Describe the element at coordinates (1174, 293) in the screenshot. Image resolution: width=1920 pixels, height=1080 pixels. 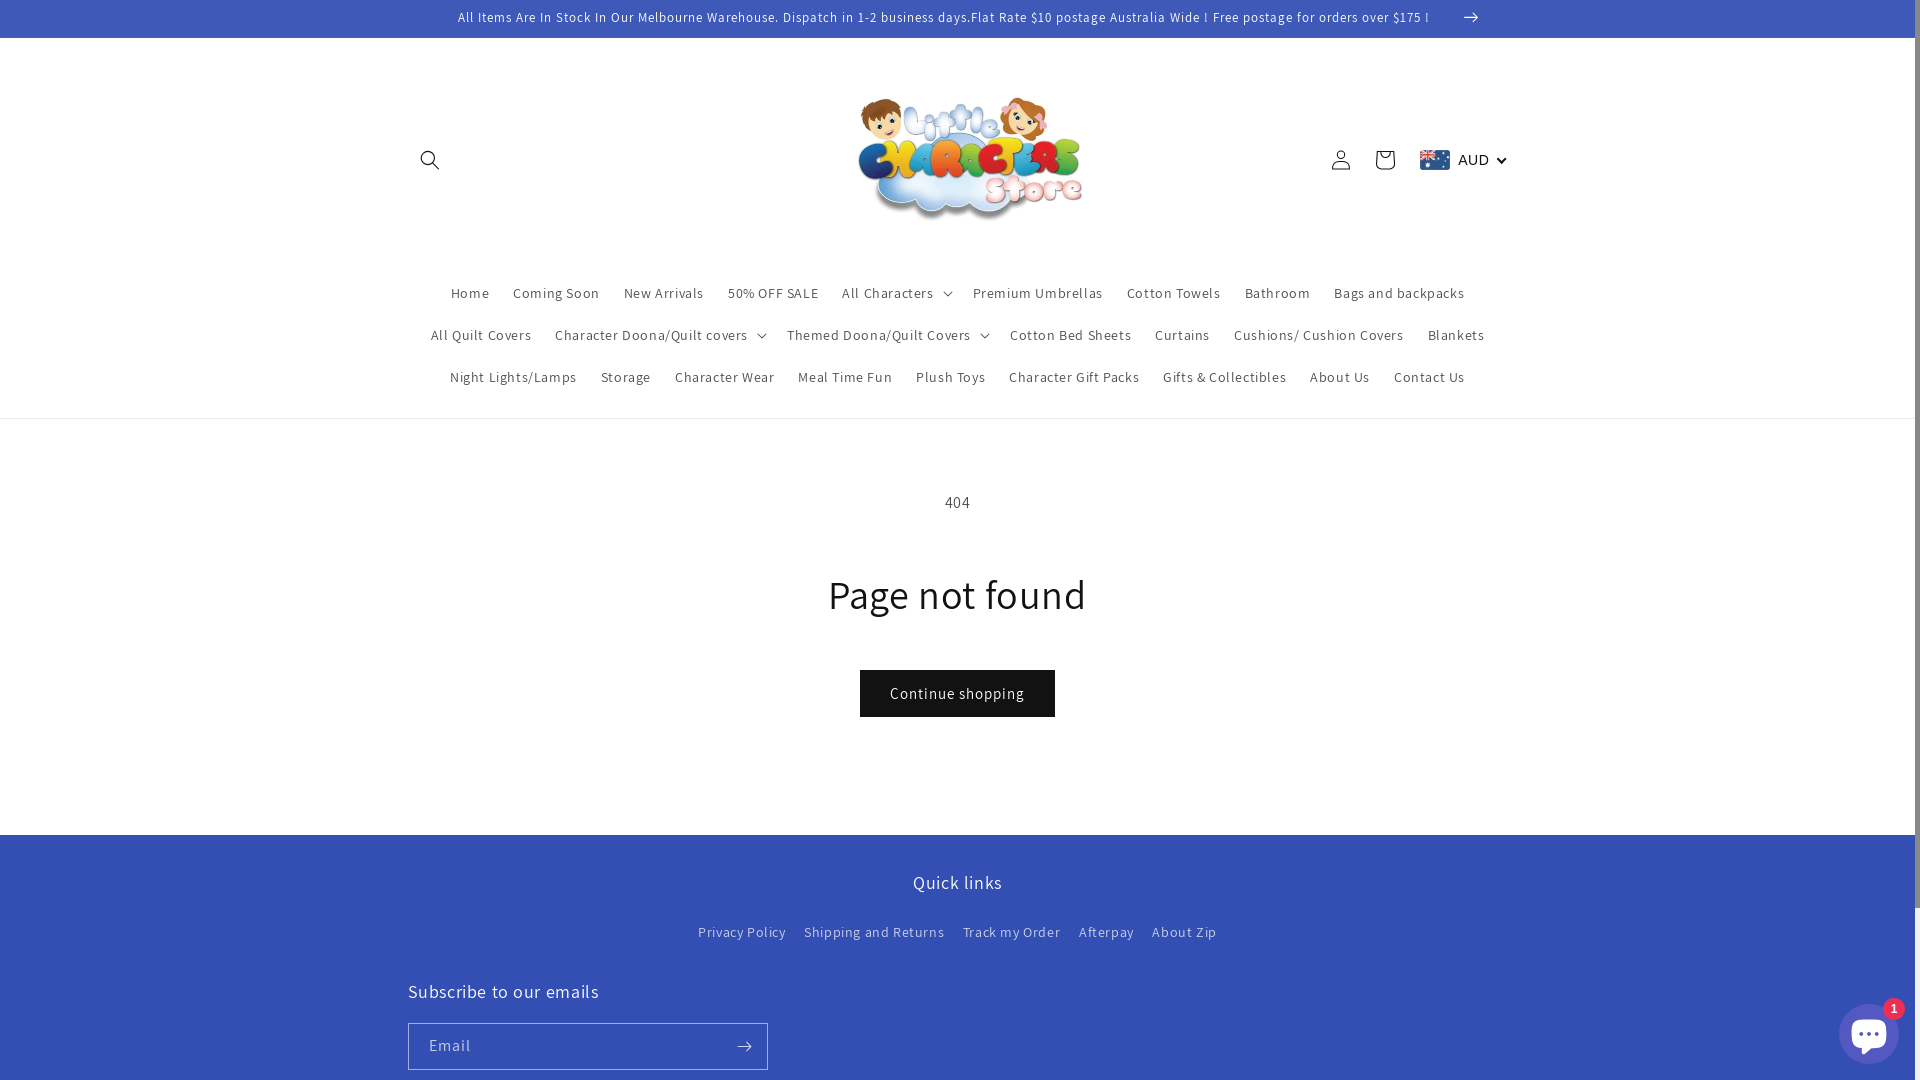
I see `'Cotton Towels'` at that location.